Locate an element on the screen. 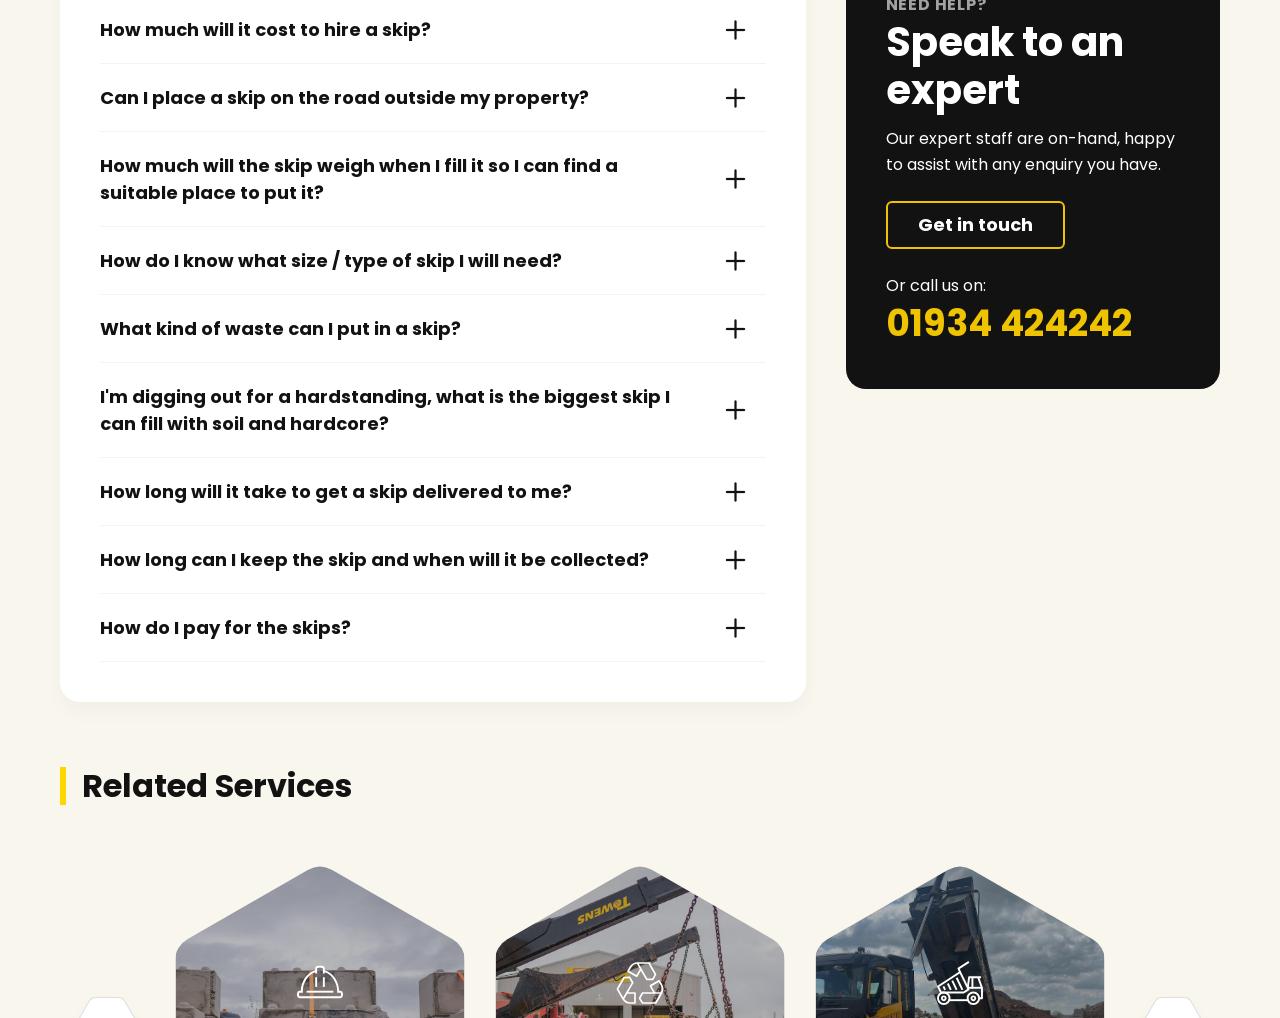 The image size is (1280, 1018). 'Get in touch' is located at coordinates (974, 223).